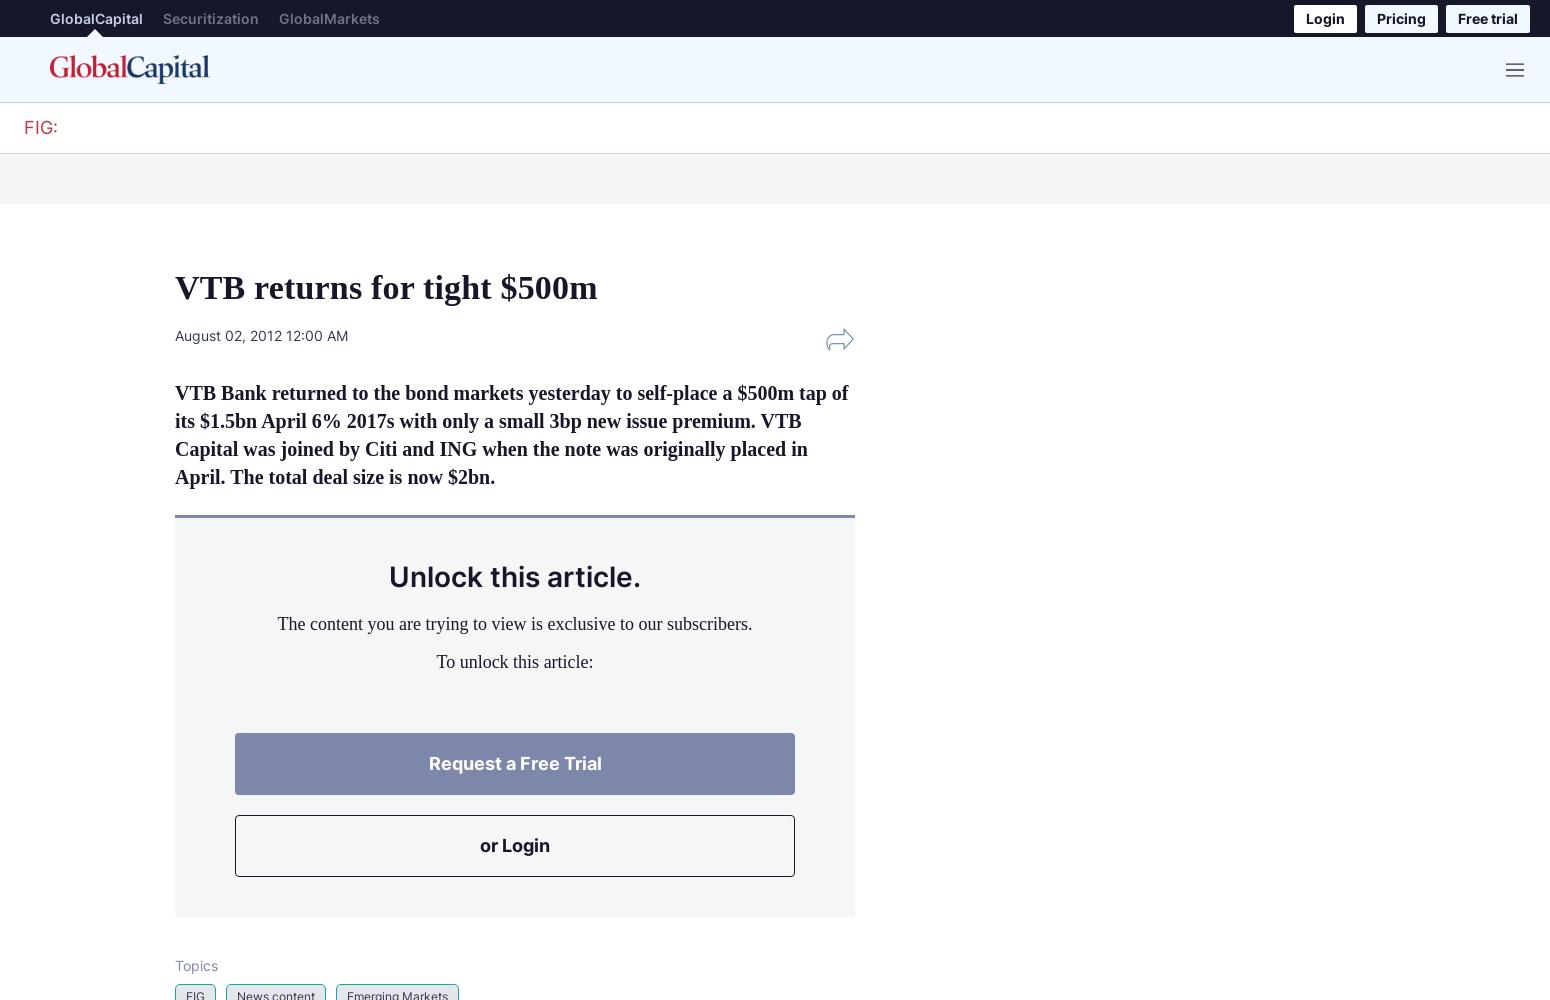 Image resolution: width=1550 pixels, height=1000 pixels. Describe the element at coordinates (513, 762) in the screenshot. I see `'Request a Free Trial'` at that location.